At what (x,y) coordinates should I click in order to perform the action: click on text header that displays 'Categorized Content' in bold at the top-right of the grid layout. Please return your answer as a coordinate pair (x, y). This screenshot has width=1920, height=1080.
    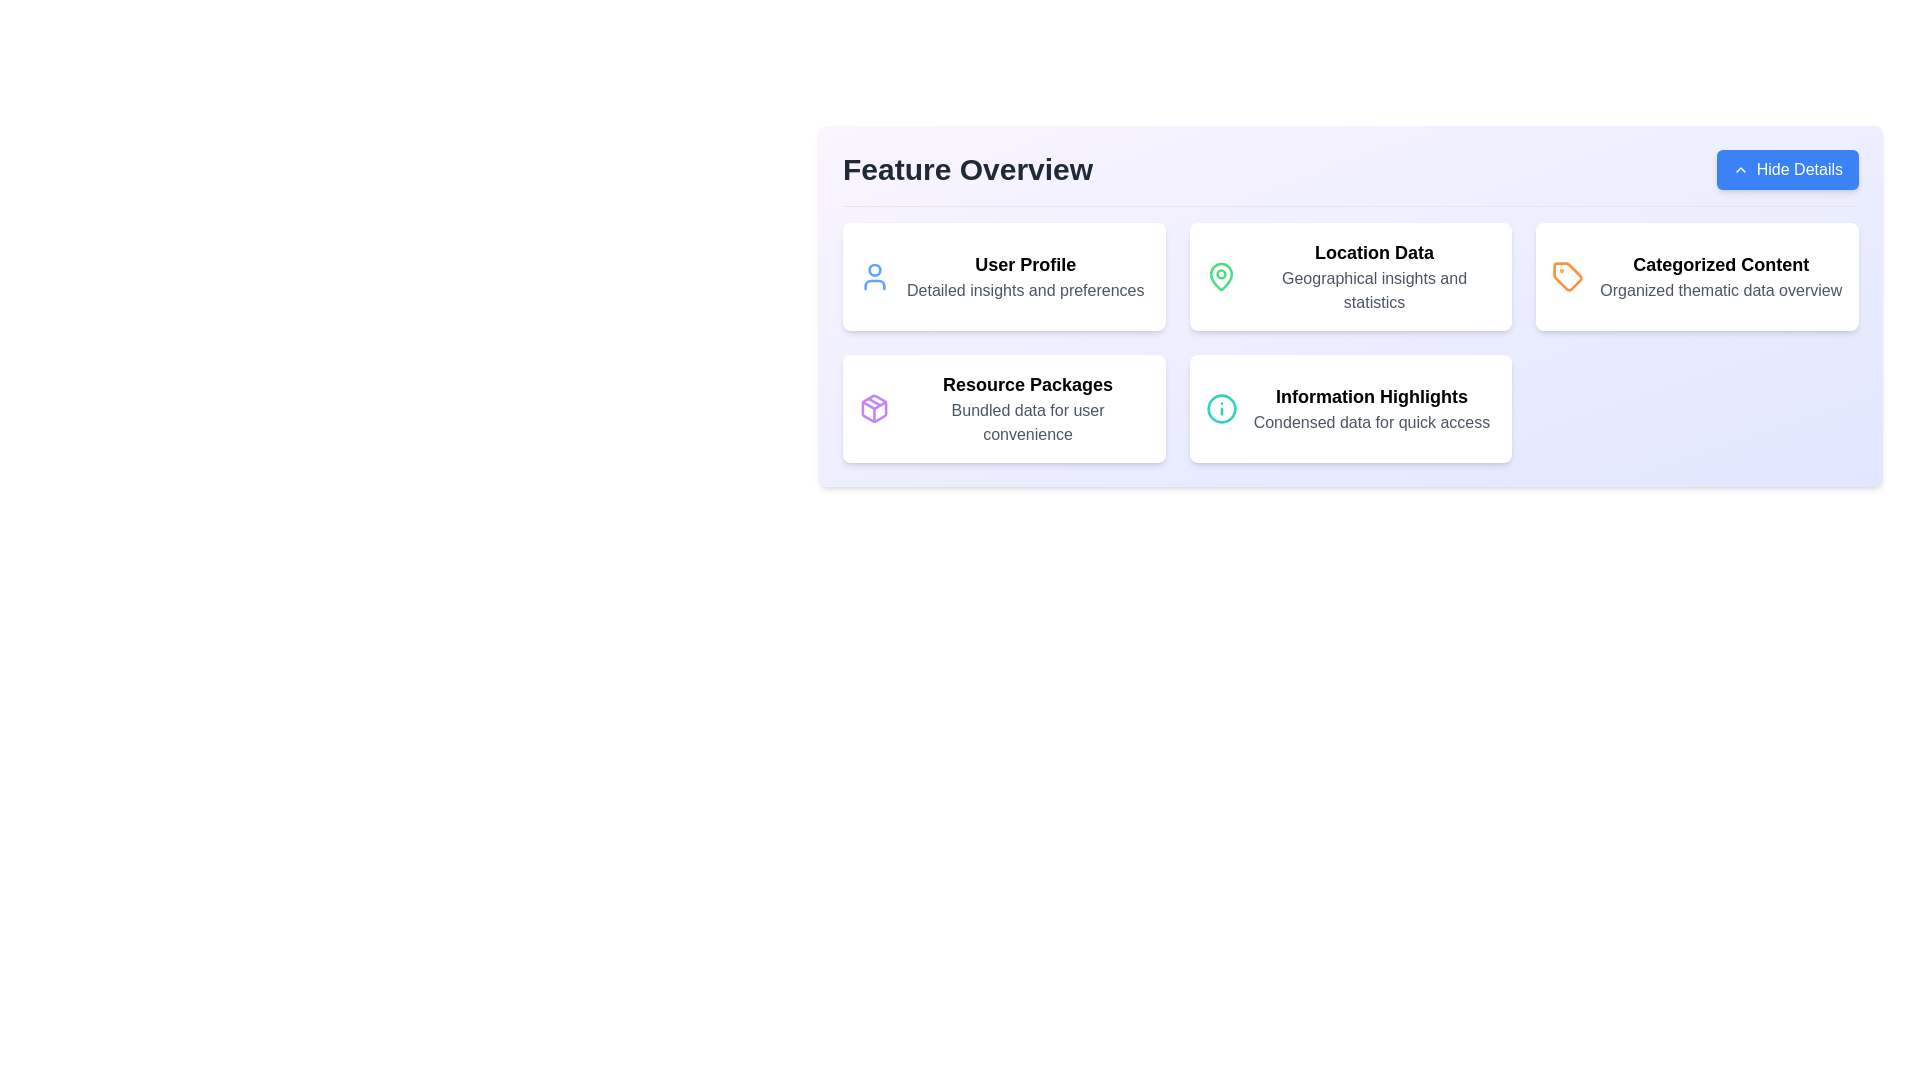
    Looking at the image, I should click on (1720, 264).